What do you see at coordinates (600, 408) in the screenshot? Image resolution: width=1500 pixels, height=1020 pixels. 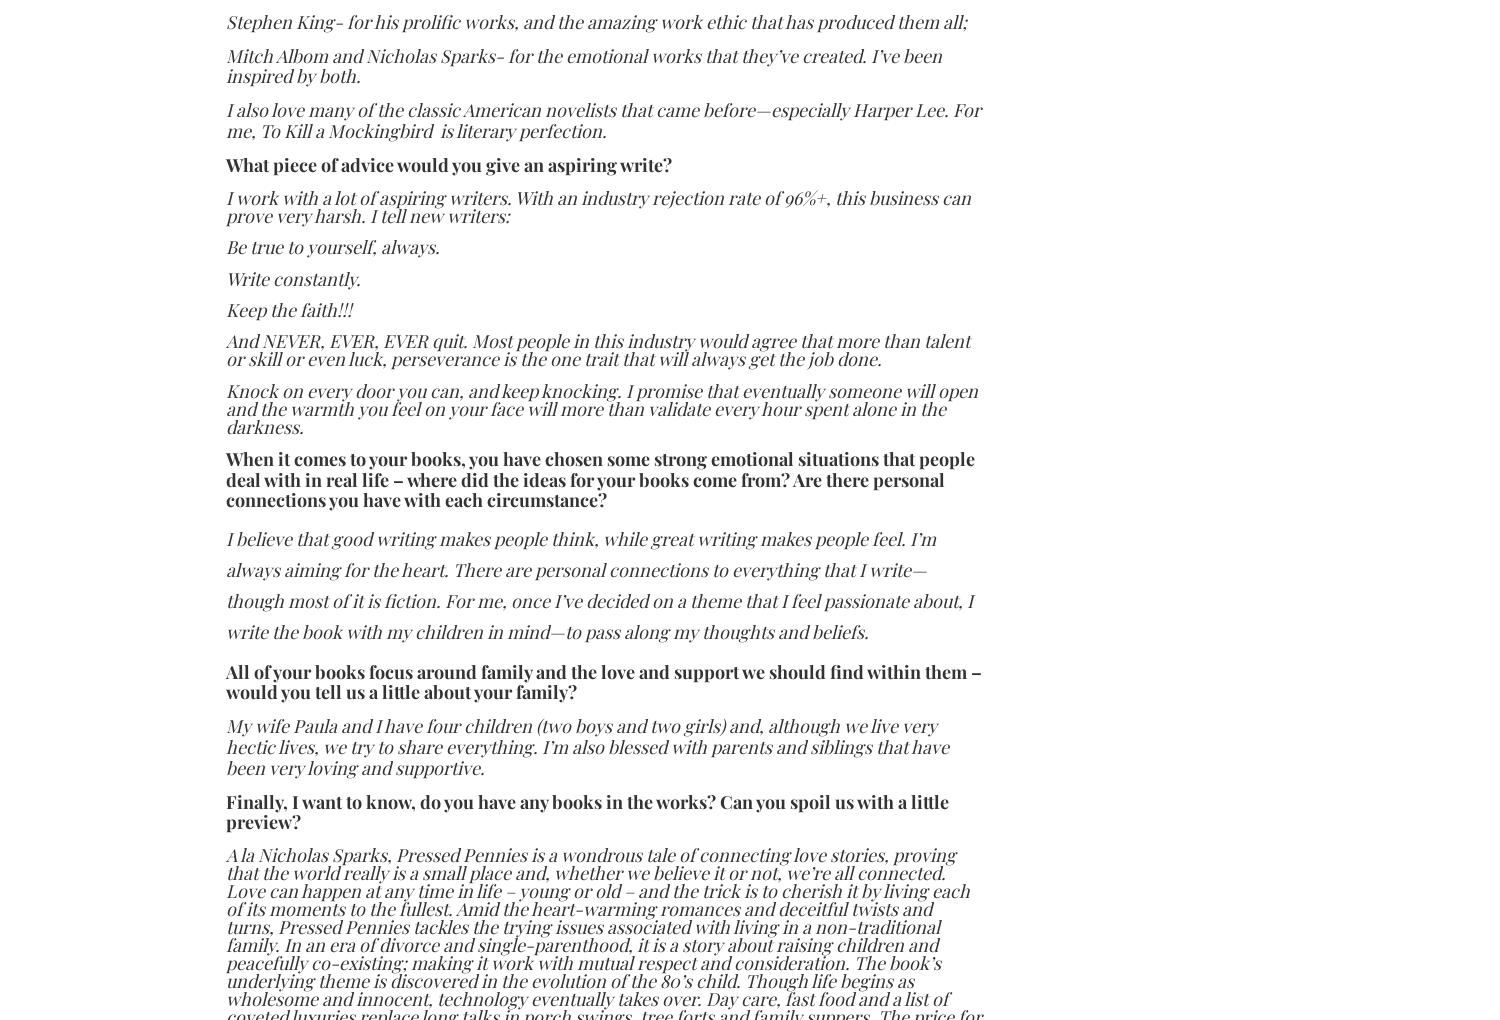 I see `'Knock on every door you can, and keep knocking. I promise that eventually someone will open and the warmth you feel on your face will more than validate every hour spent alone in the darkness.'` at bounding box center [600, 408].